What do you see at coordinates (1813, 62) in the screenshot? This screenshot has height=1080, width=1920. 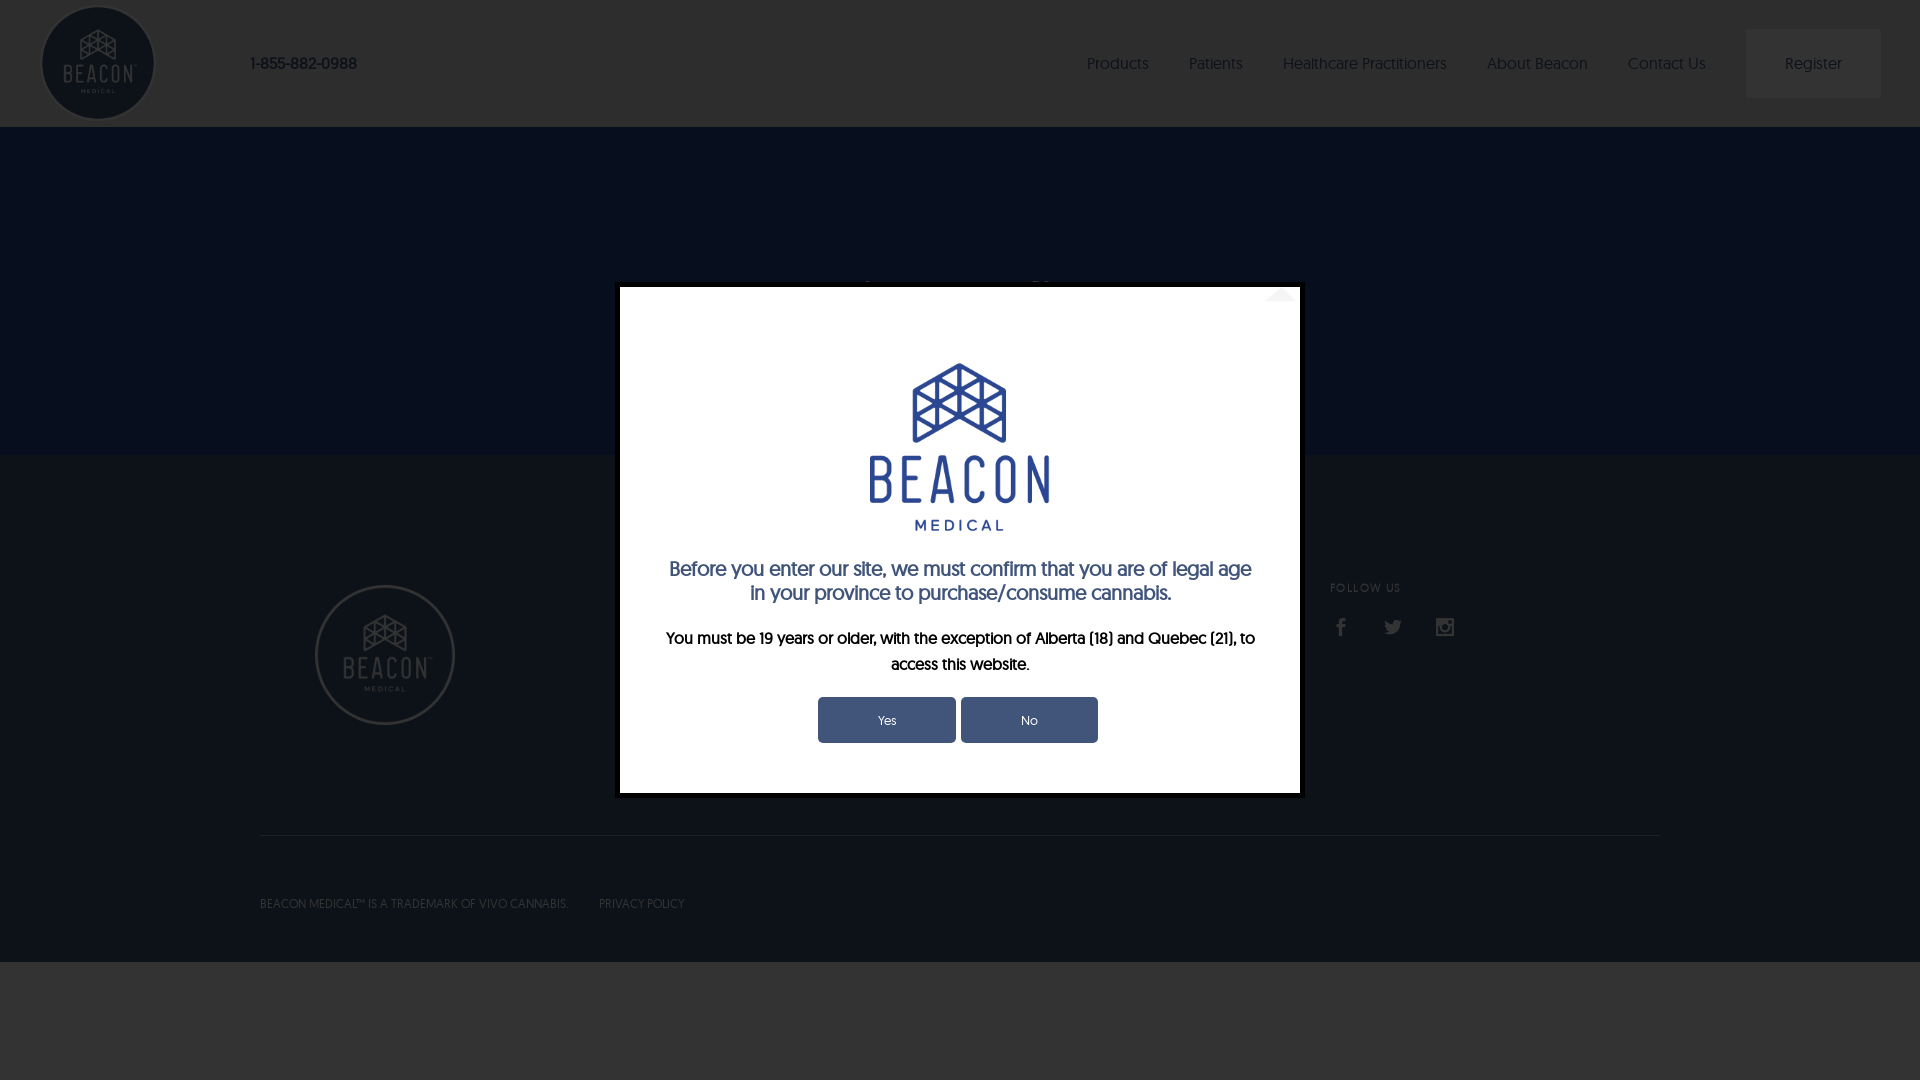 I see `'Register'` at bounding box center [1813, 62].